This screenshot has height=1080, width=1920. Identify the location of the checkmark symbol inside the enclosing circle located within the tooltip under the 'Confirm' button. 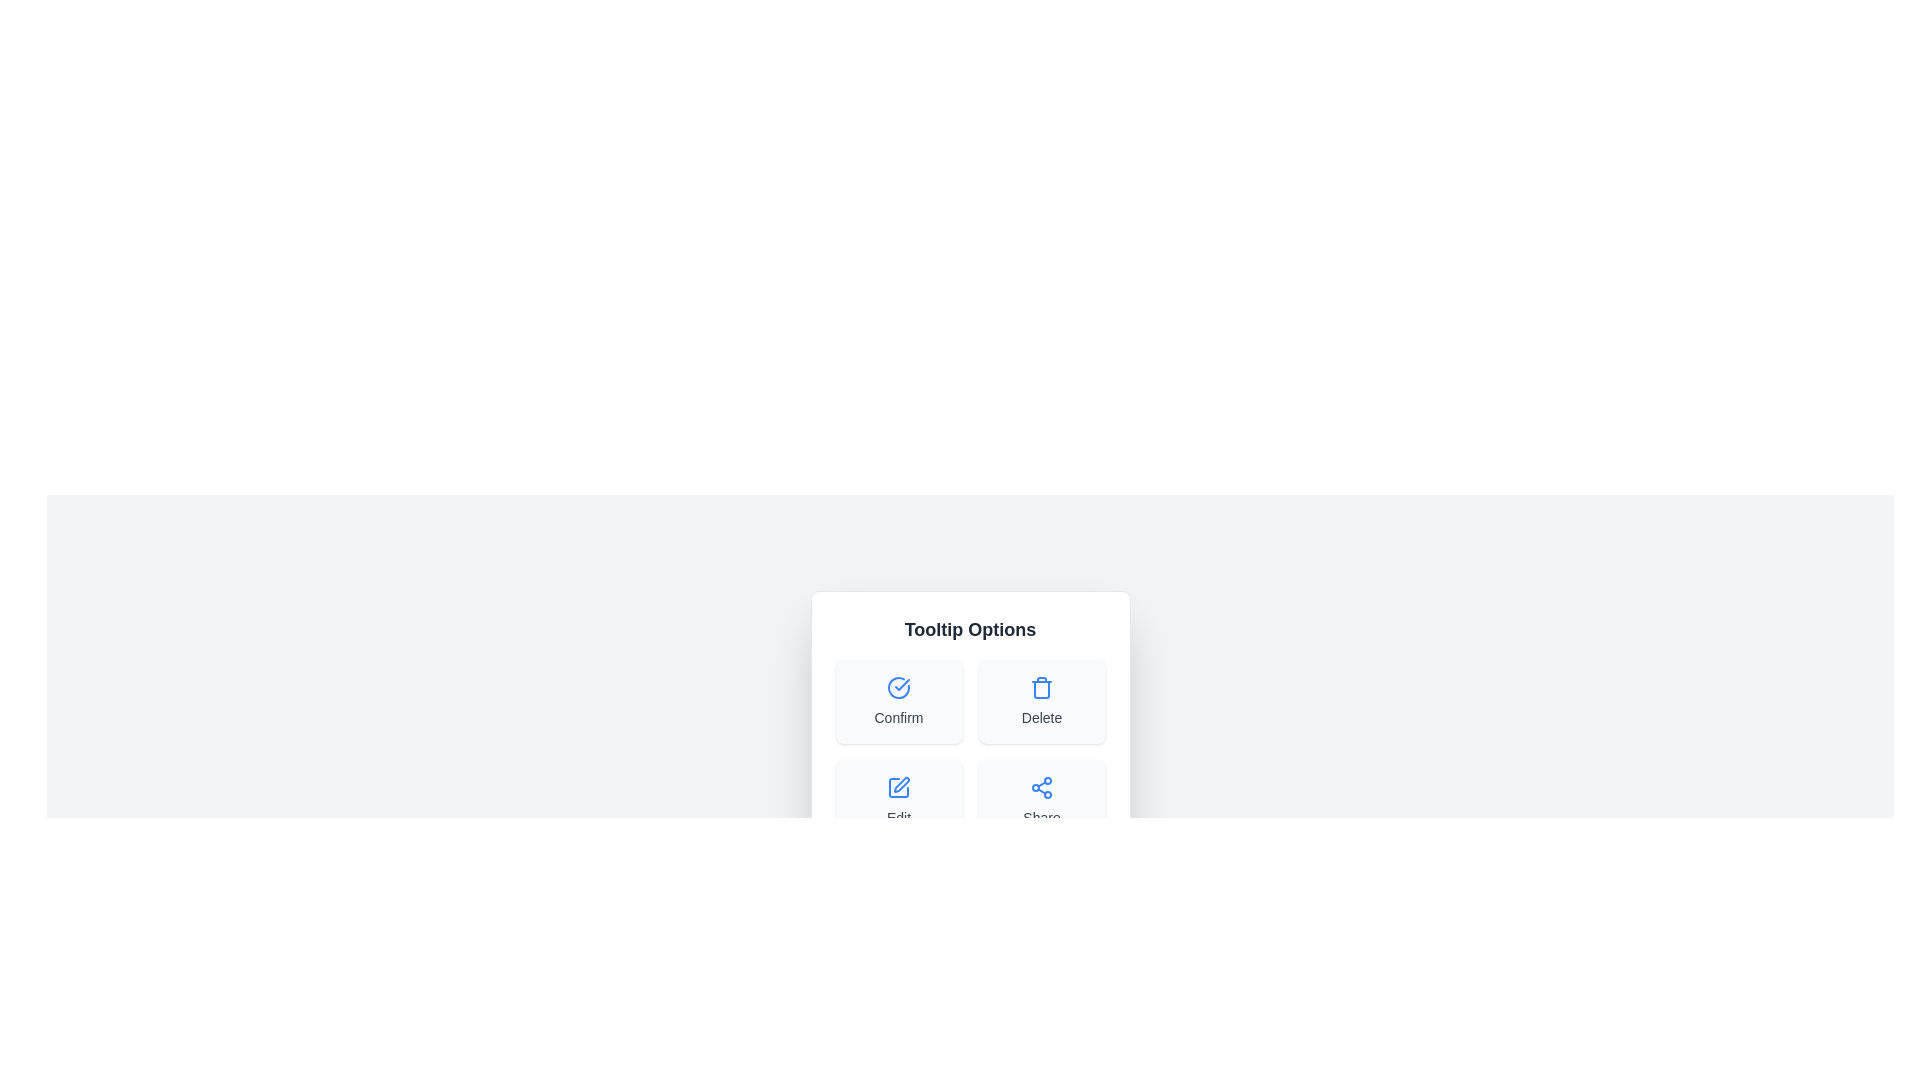
(901, 684).